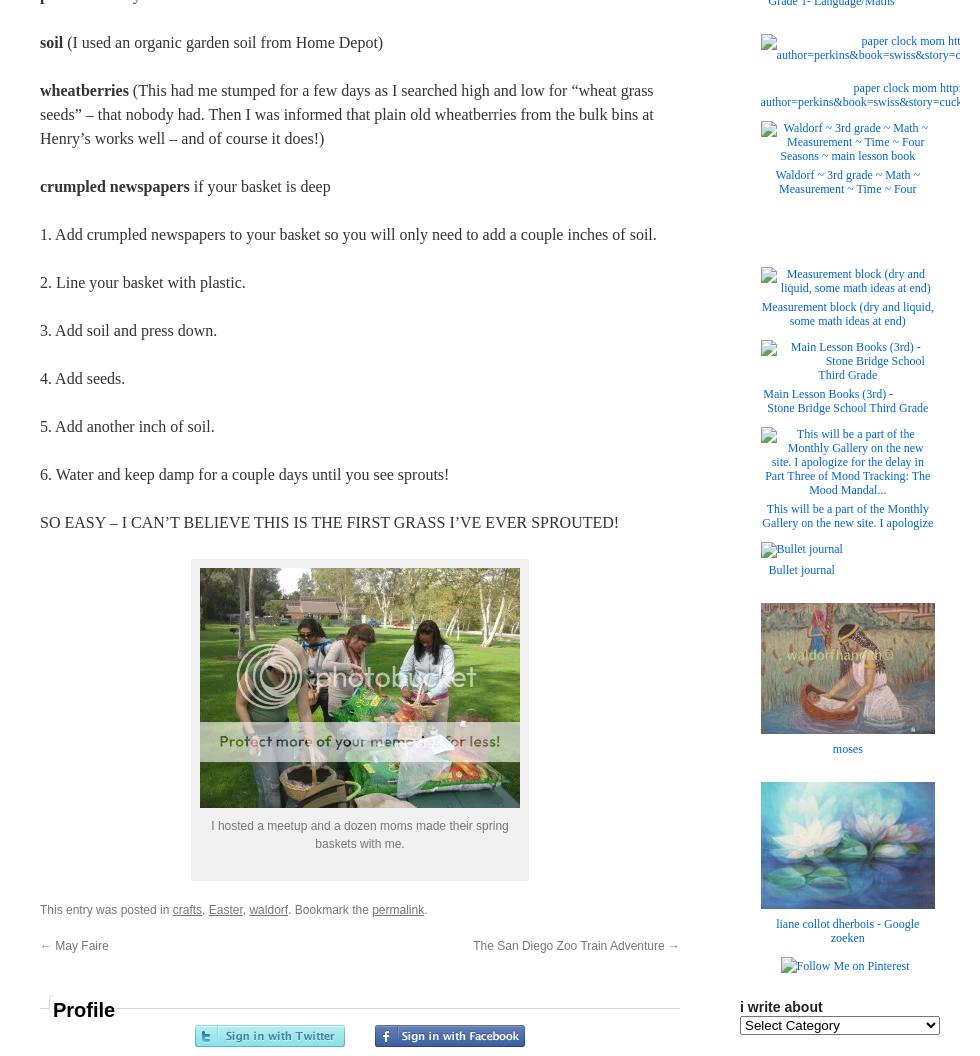  I want to click on '3. Add soil and press down.', so click(128, 330).